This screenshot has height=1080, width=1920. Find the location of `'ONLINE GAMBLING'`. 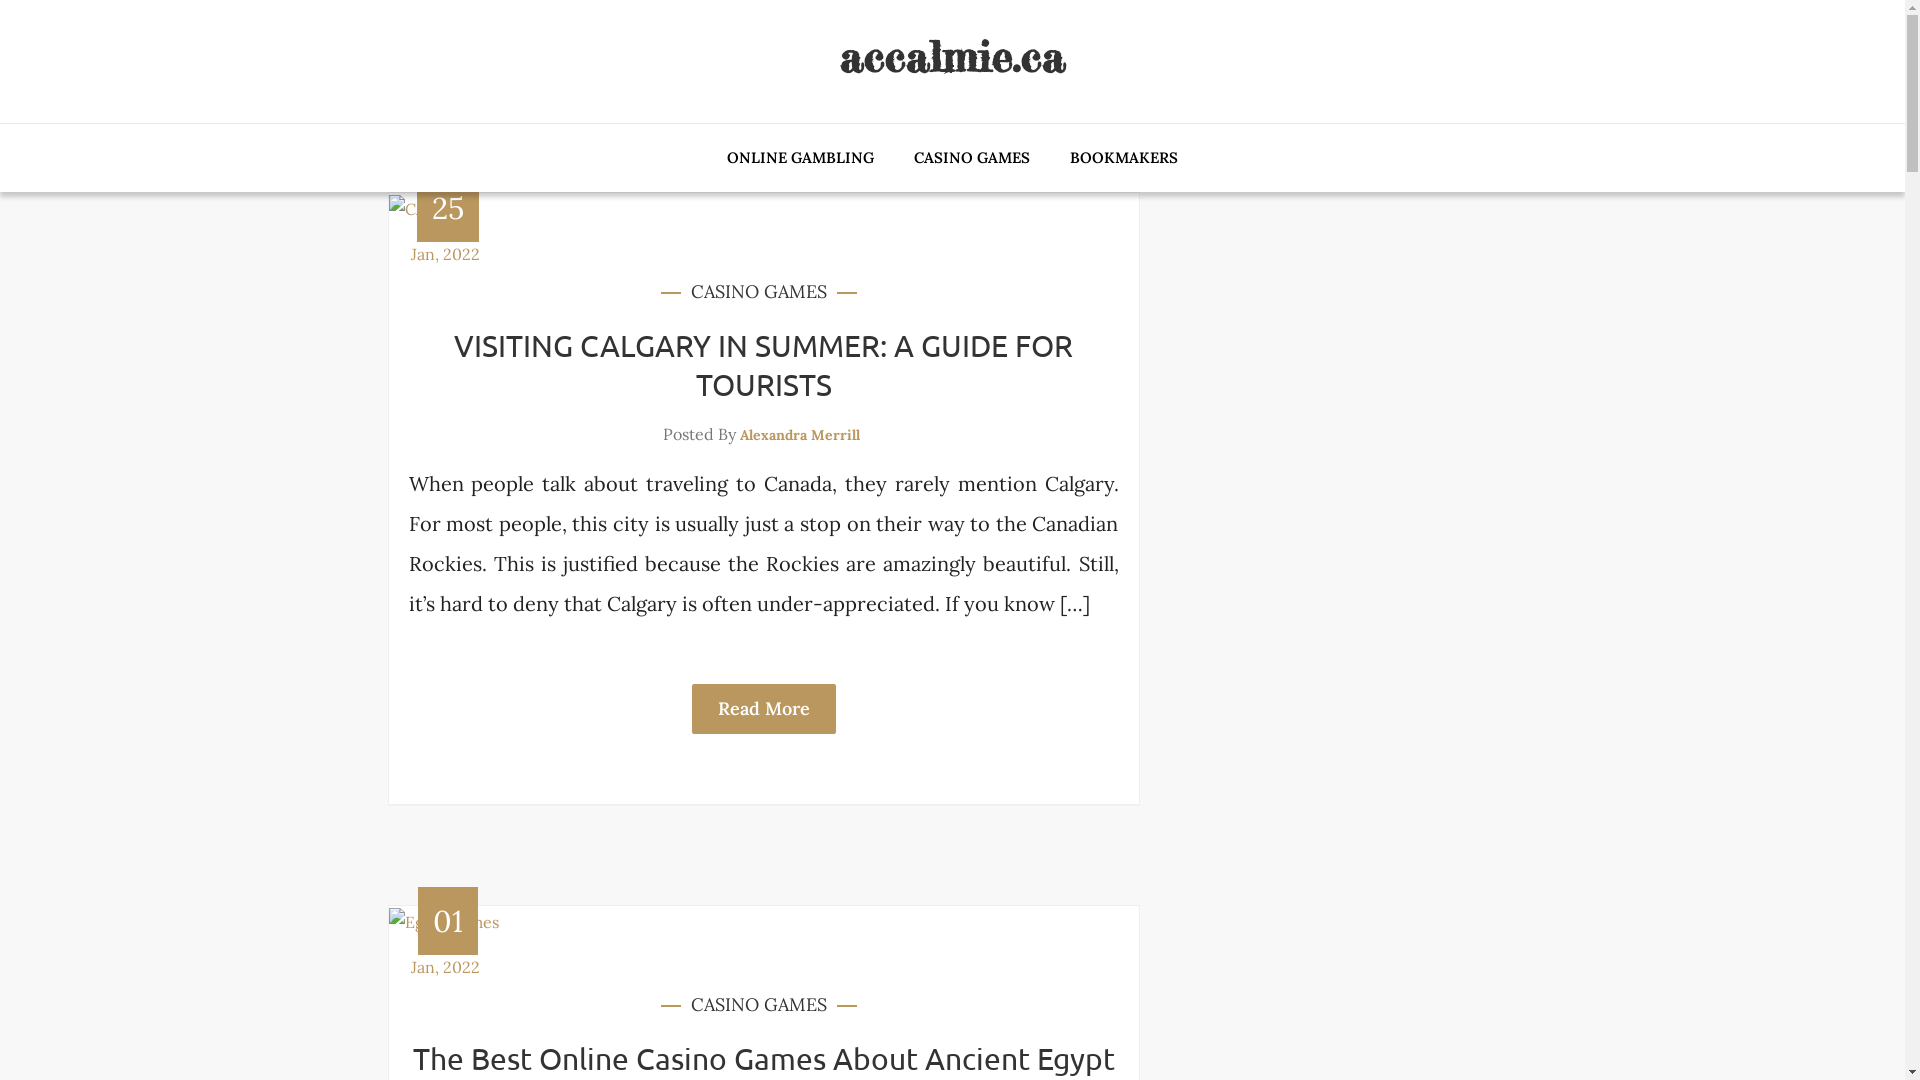

'ONLINE GAMBLING' is located at coordinates (709, 157).